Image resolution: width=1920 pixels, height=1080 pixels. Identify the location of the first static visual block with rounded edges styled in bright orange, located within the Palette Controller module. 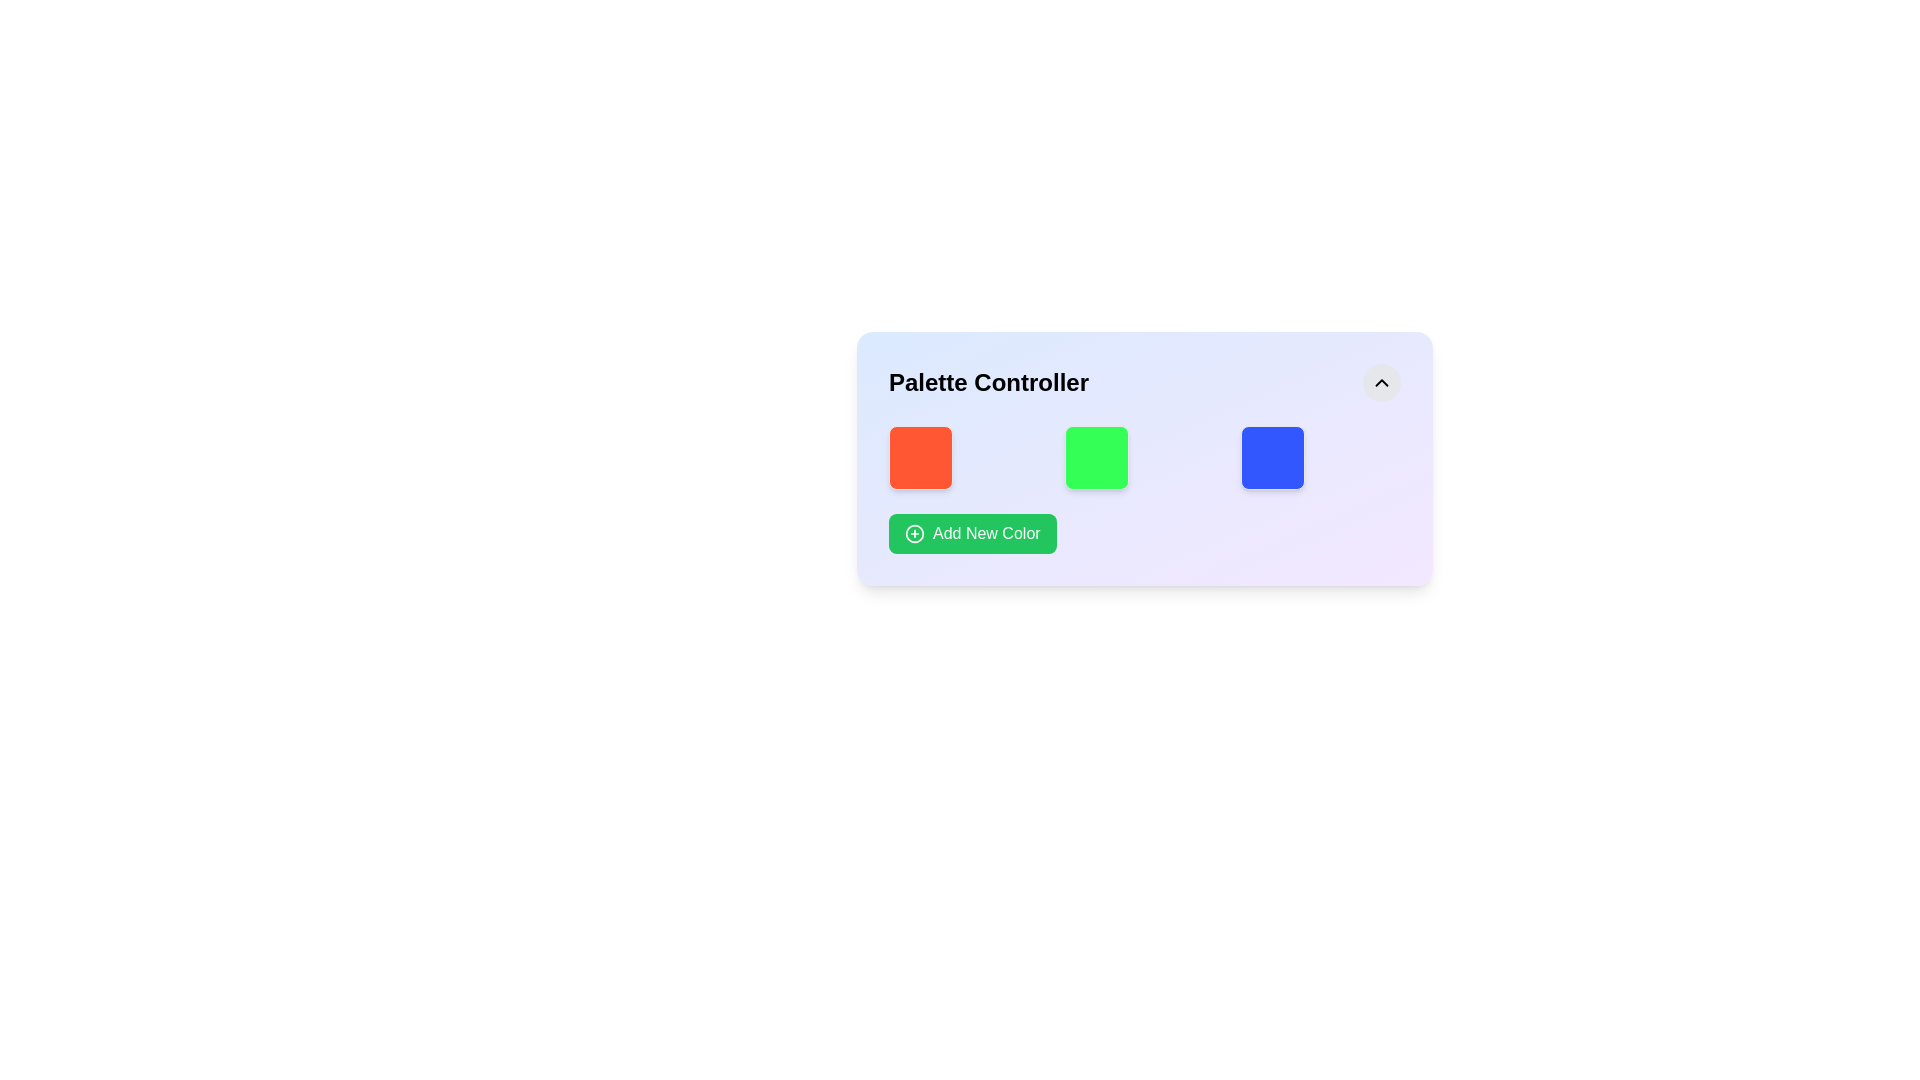
(920, 458).